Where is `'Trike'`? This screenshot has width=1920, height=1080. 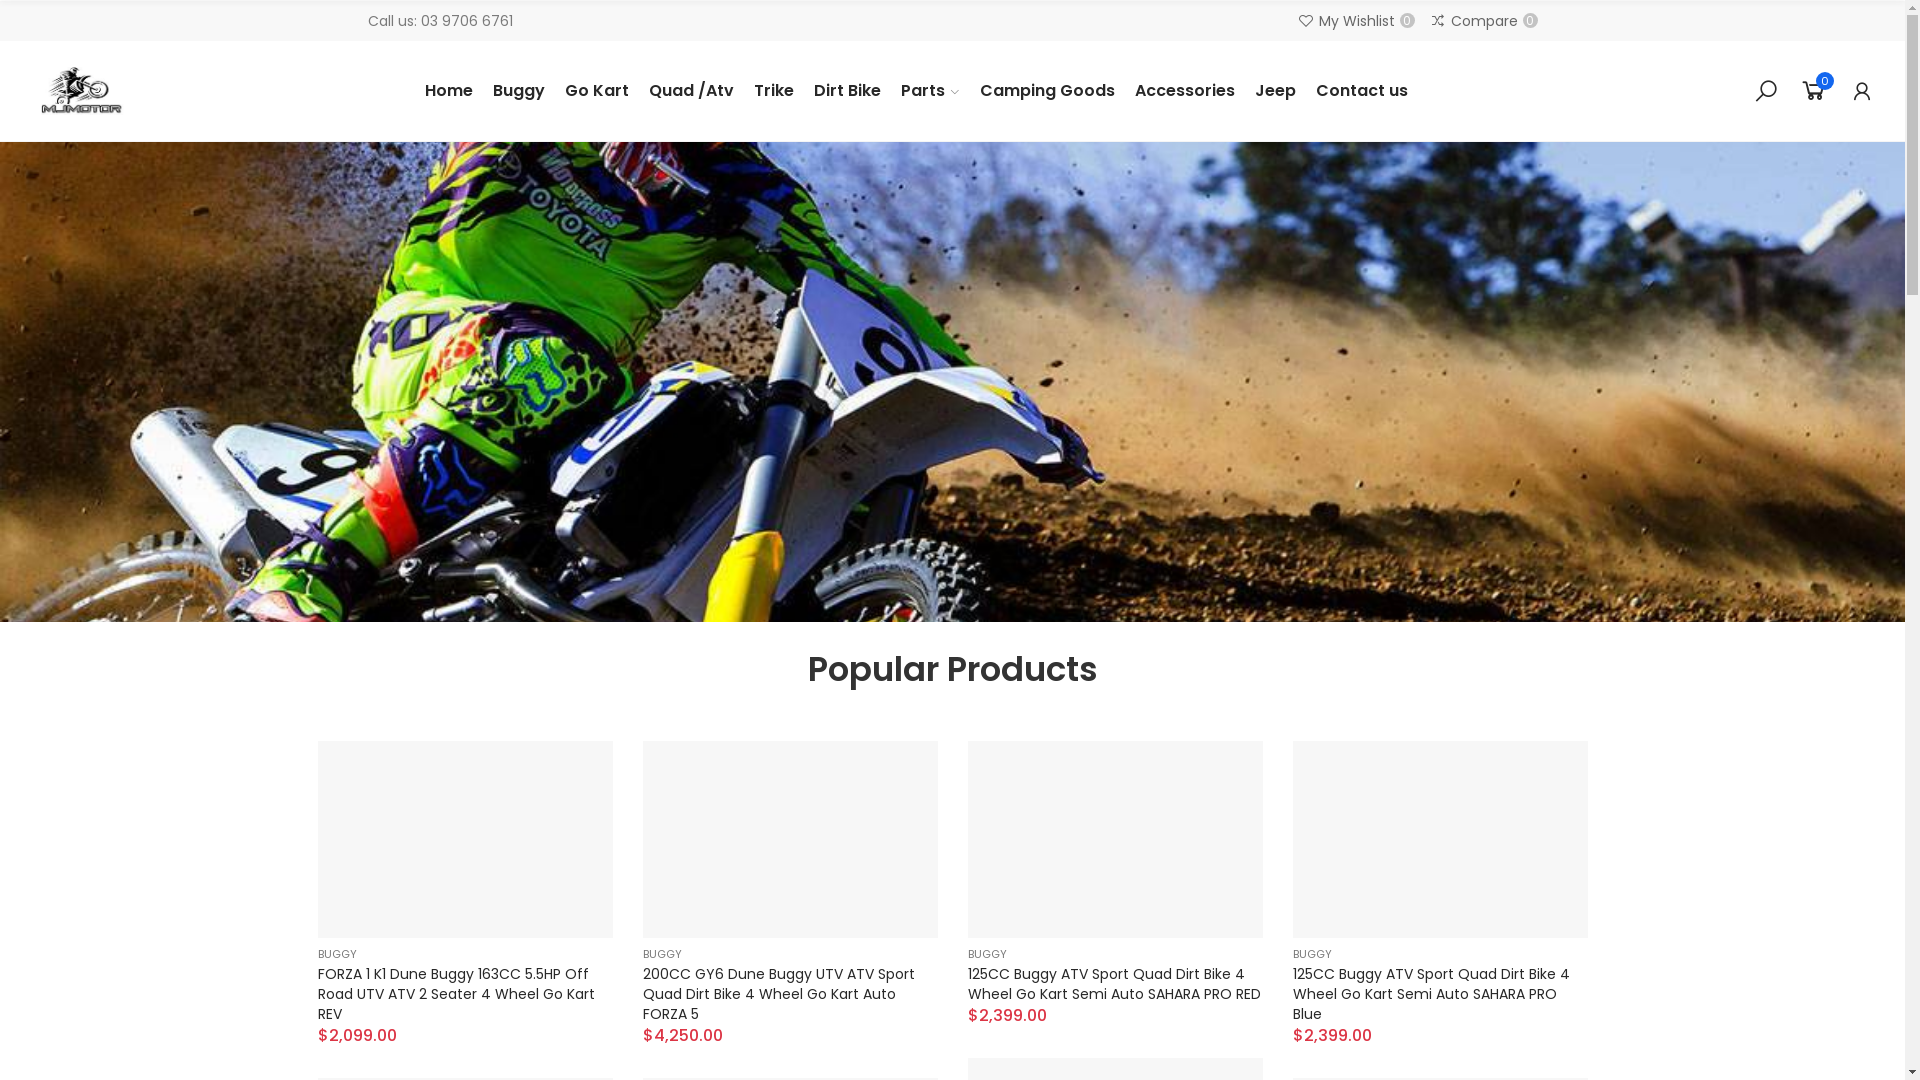
'Trike' is located at coordinates (771, 91).